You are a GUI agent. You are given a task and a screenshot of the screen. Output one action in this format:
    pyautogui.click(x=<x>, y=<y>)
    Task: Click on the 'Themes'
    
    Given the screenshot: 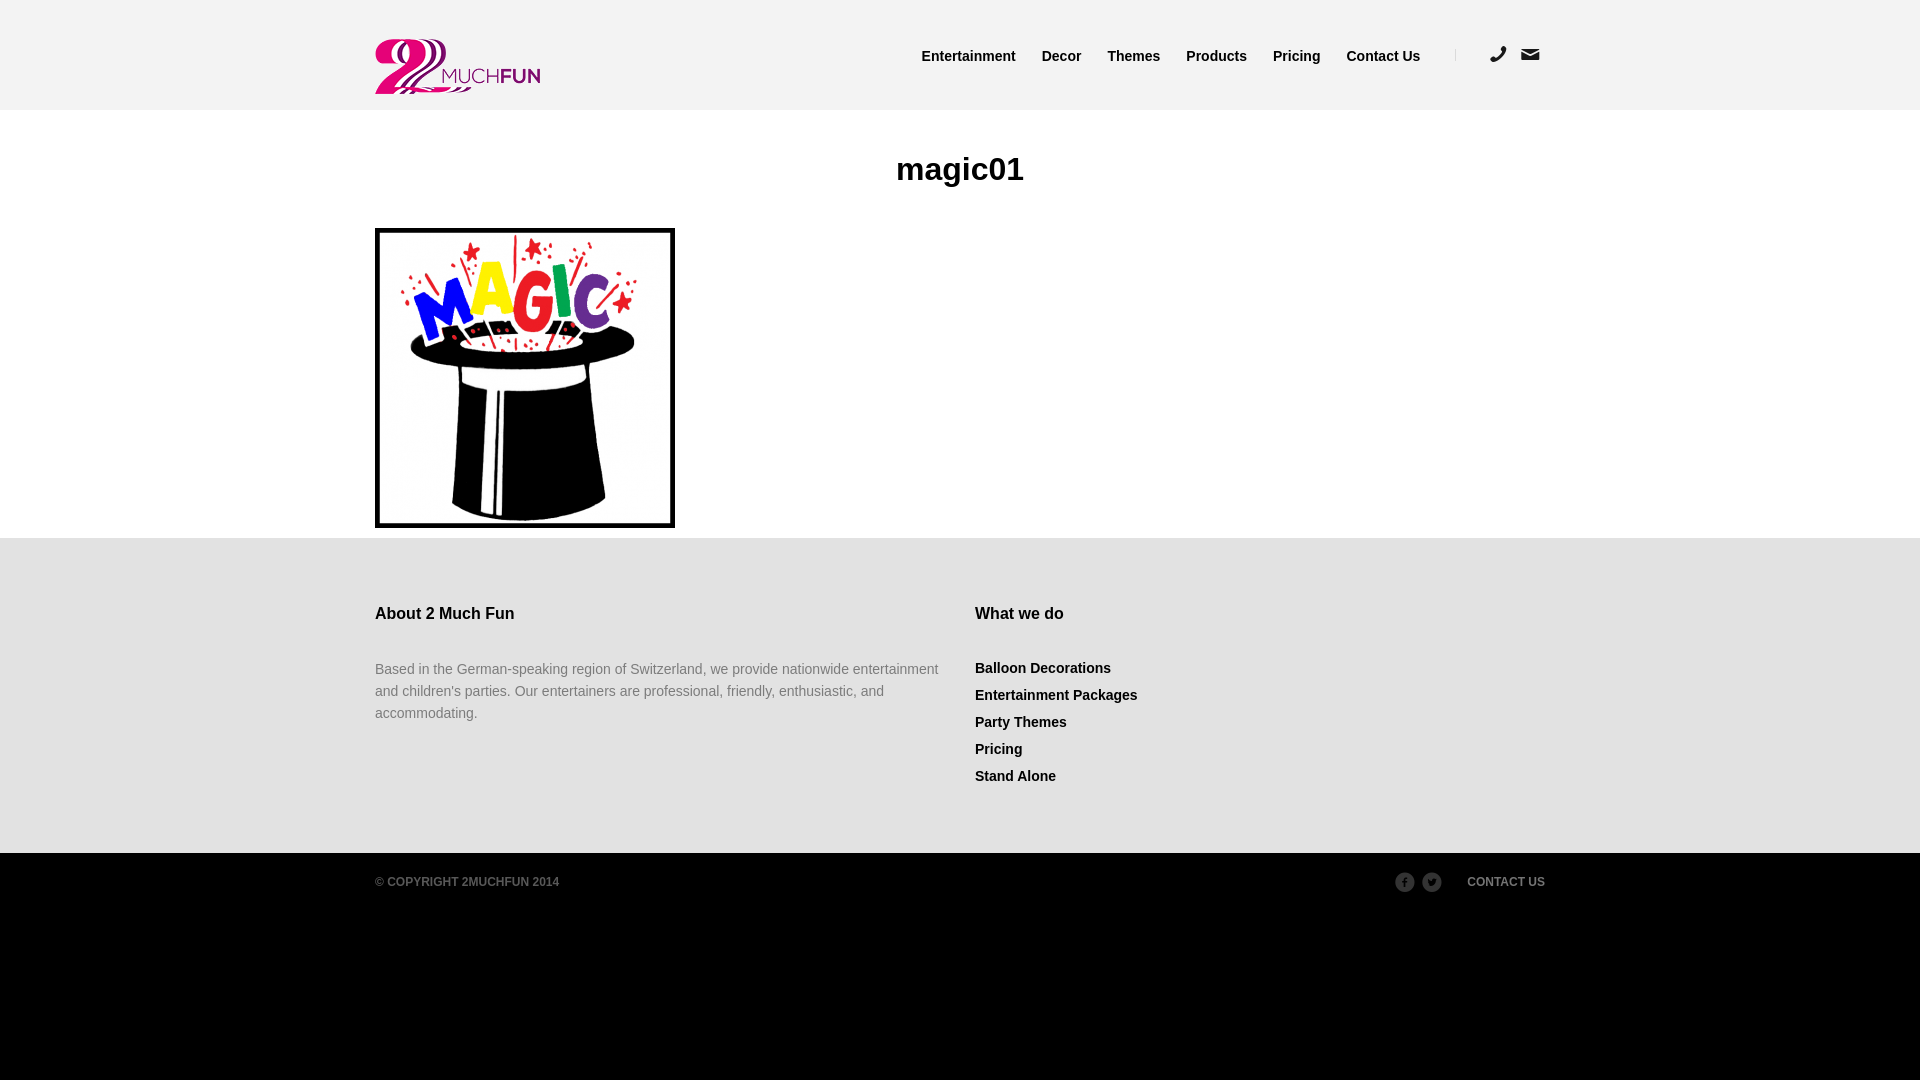 What is the action you would take?
    pyautogui.click(x=1133, y=53)
    